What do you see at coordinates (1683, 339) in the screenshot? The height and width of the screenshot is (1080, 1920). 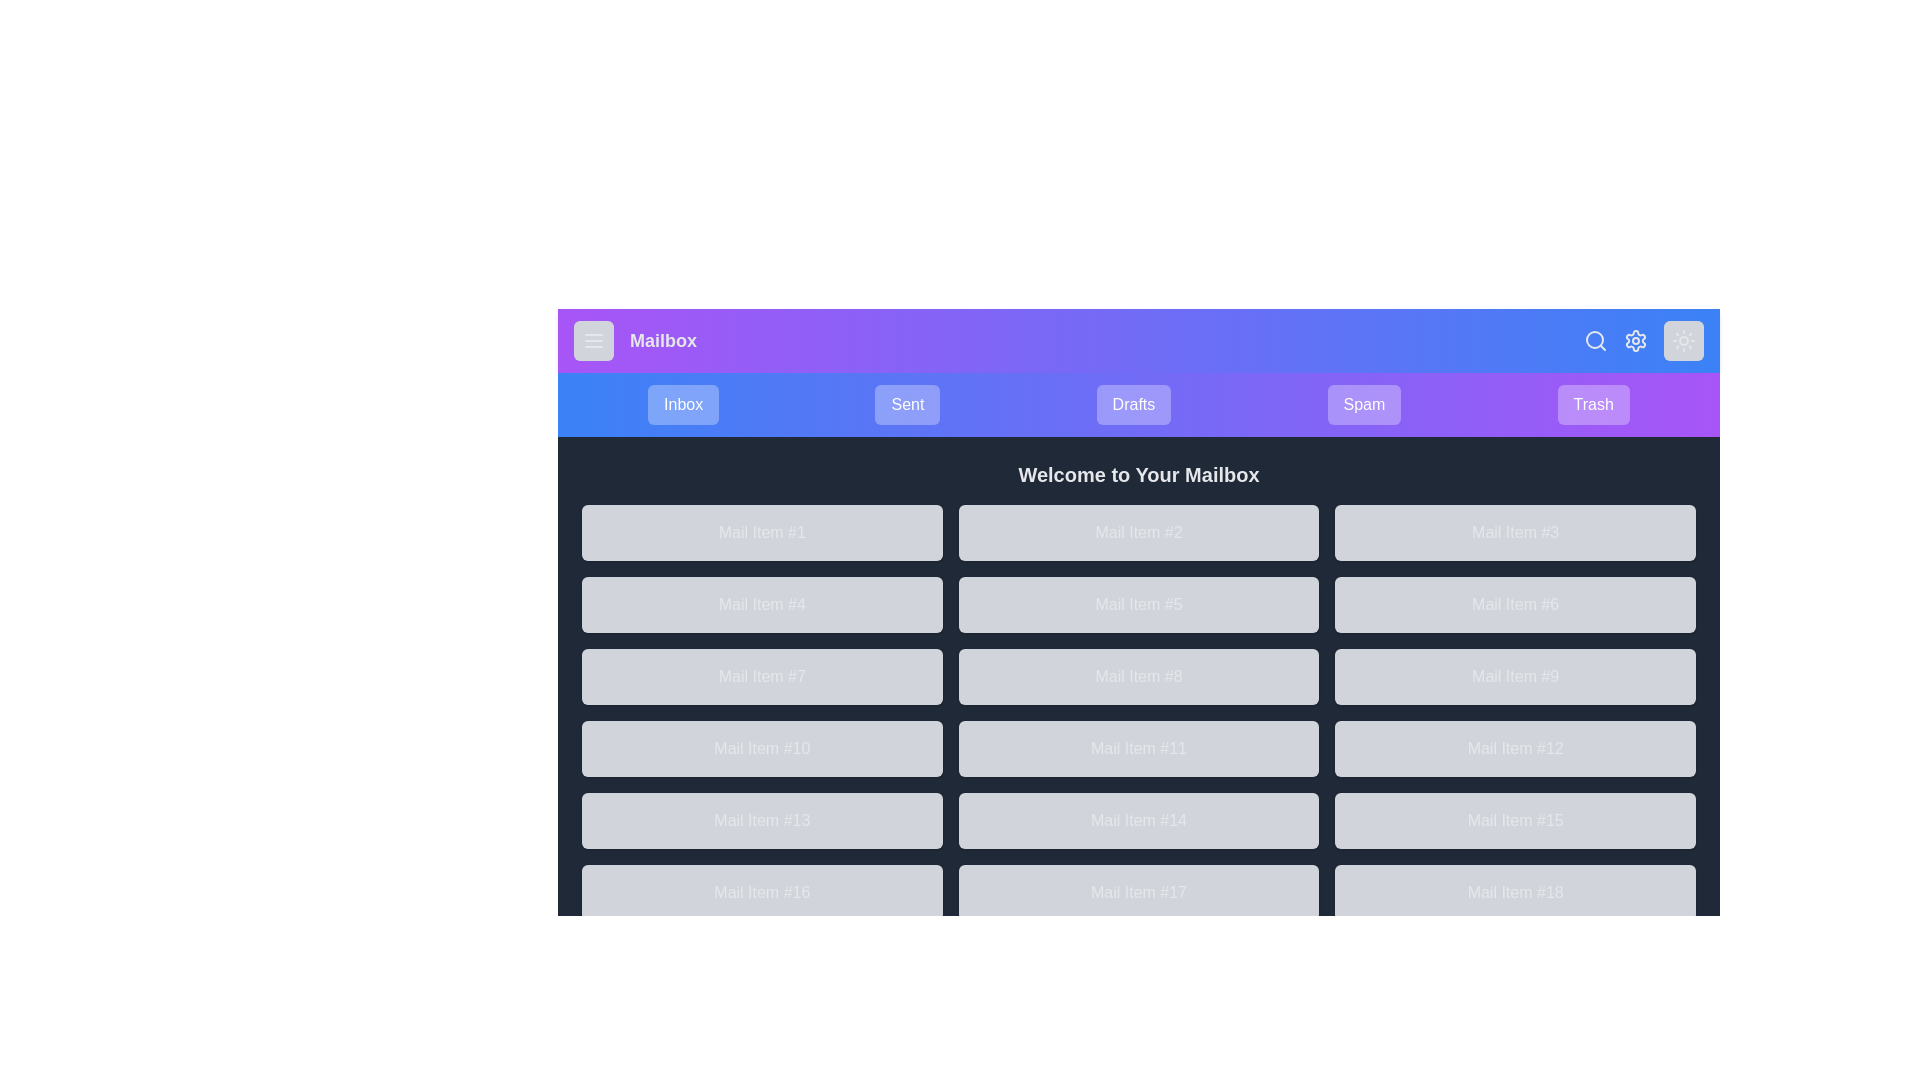 I see `the navigation or action element Theme Toggle` at bounding box center [1683, 339].